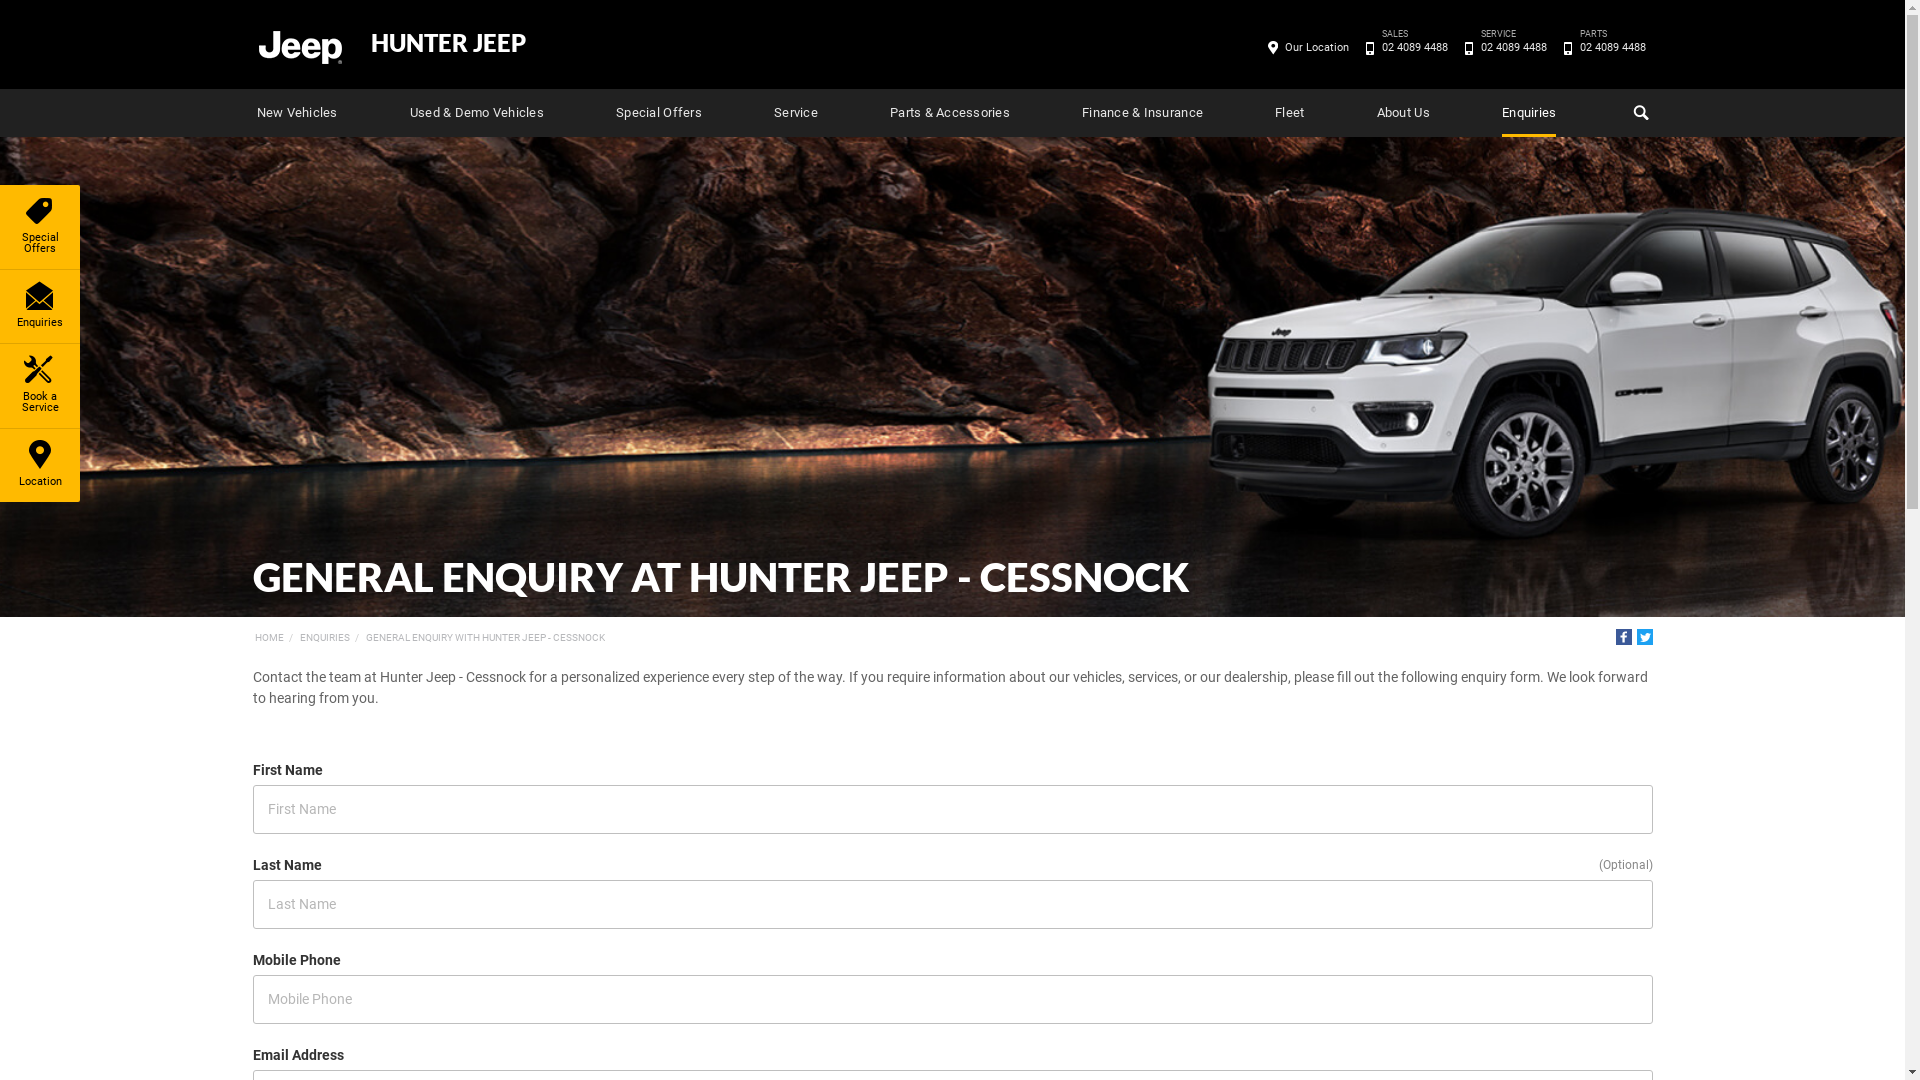 Image resolution: width=1920 pixels, height=1080 pixels. What do you see at coordinates (297, 45) in the screenshot?
I see `'Hunter Jeep'` at bounding box center [297, 45].